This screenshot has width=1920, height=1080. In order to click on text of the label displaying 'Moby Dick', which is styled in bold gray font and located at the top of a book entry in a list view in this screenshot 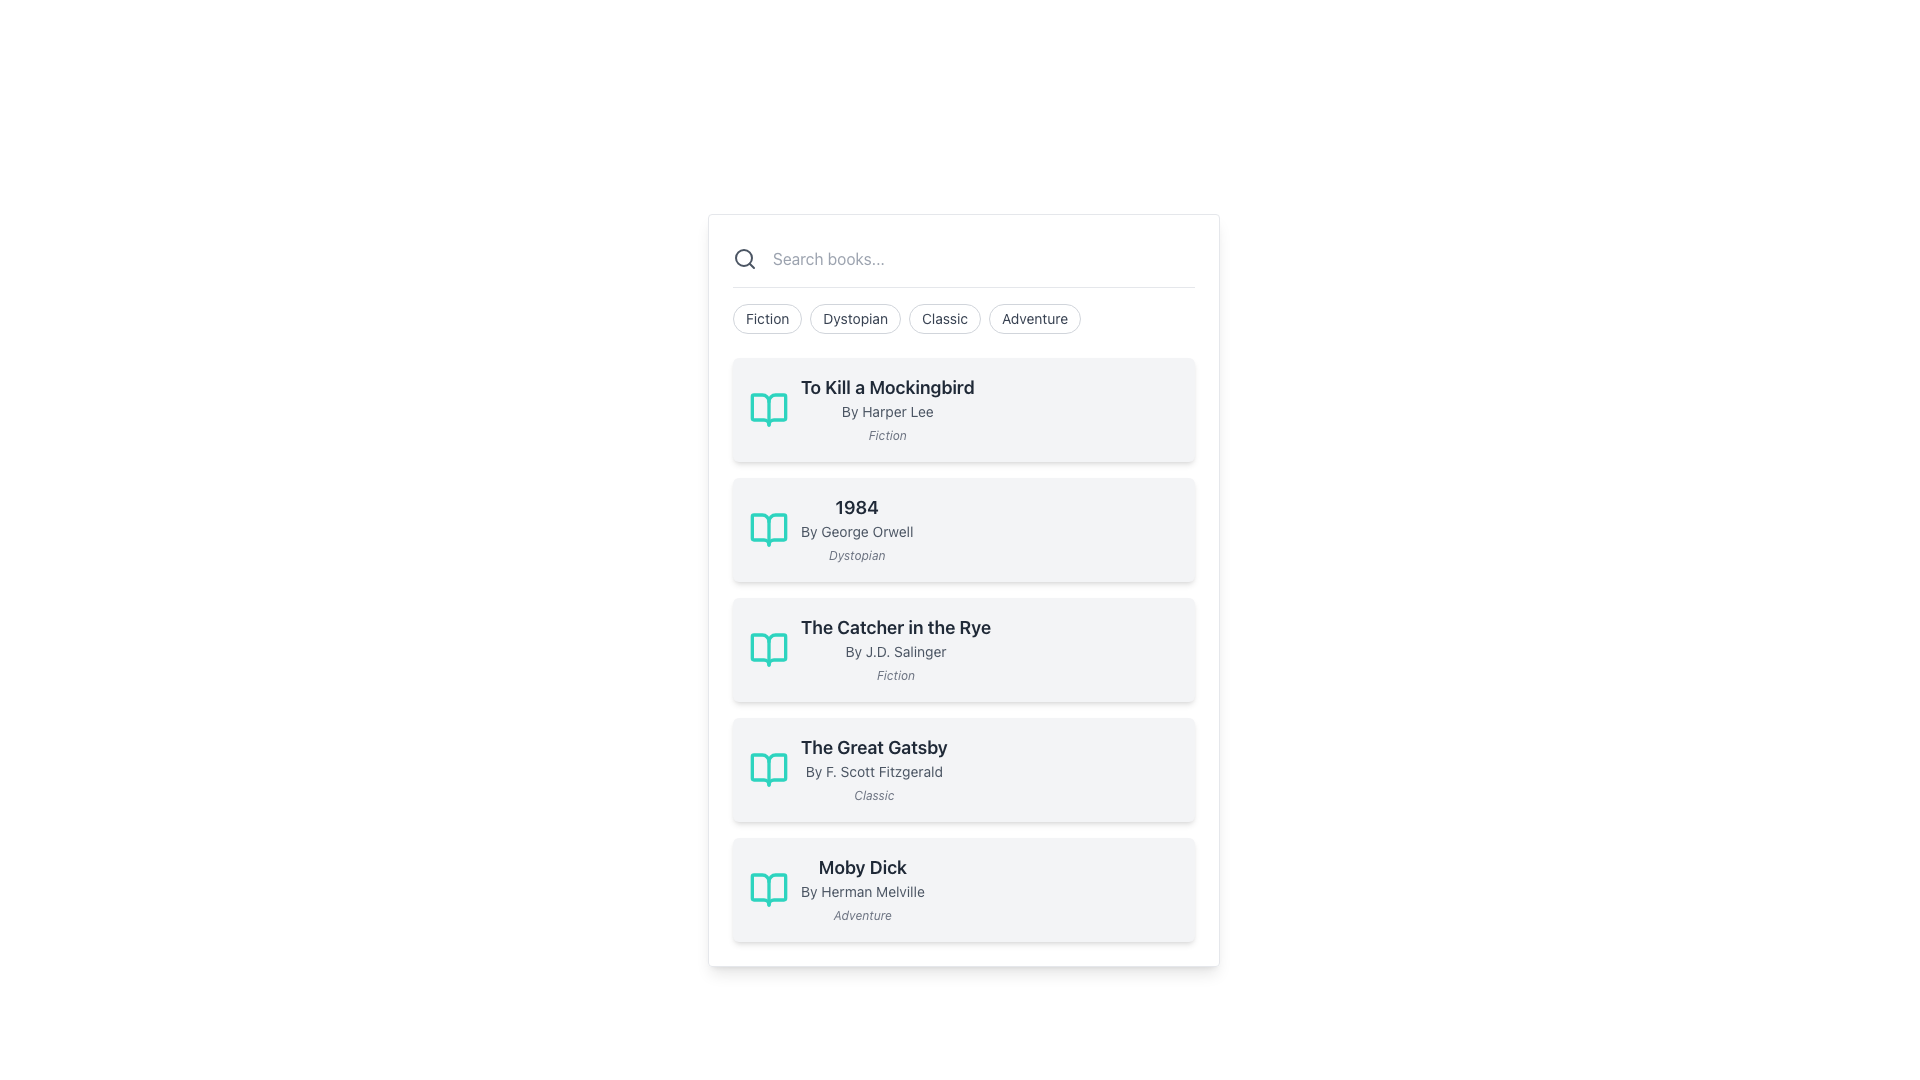, I will do `click(862, 866)`.